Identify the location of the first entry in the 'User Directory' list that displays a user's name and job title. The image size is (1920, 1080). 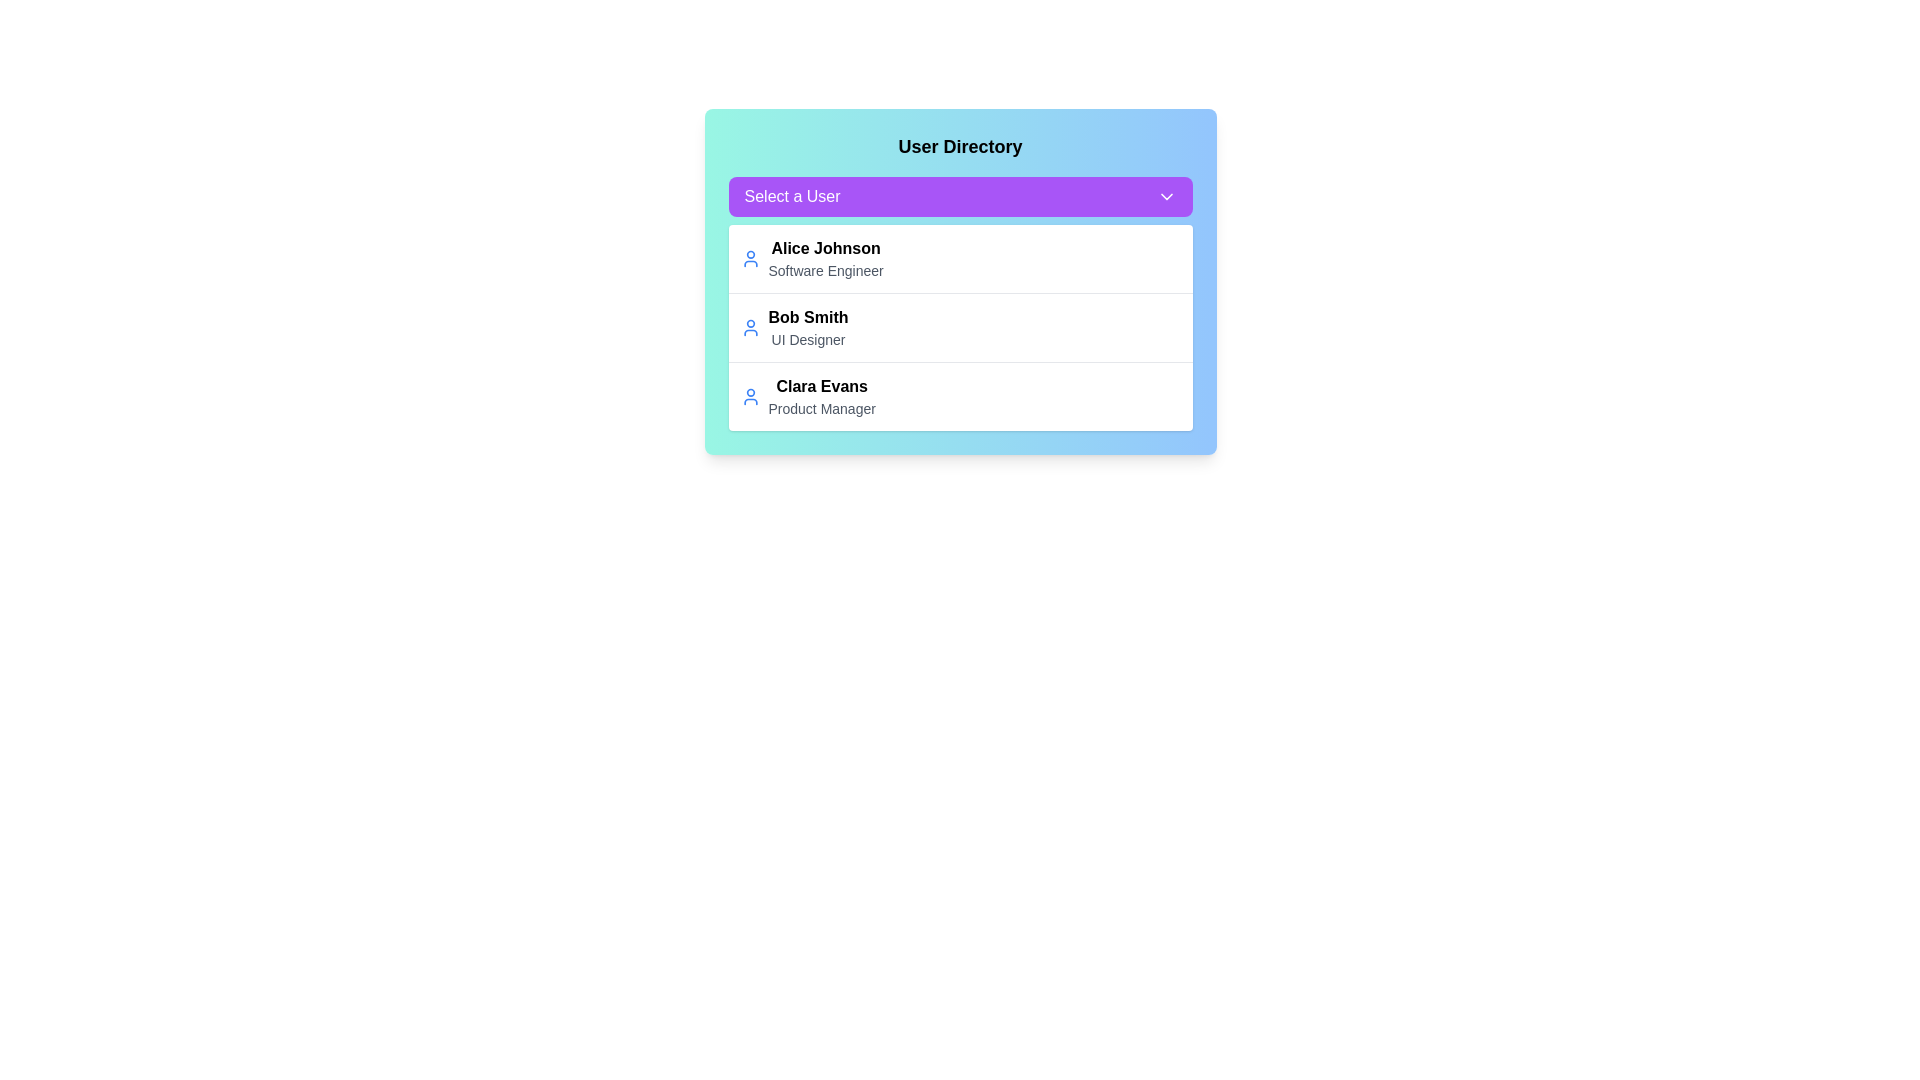
(960, 257).